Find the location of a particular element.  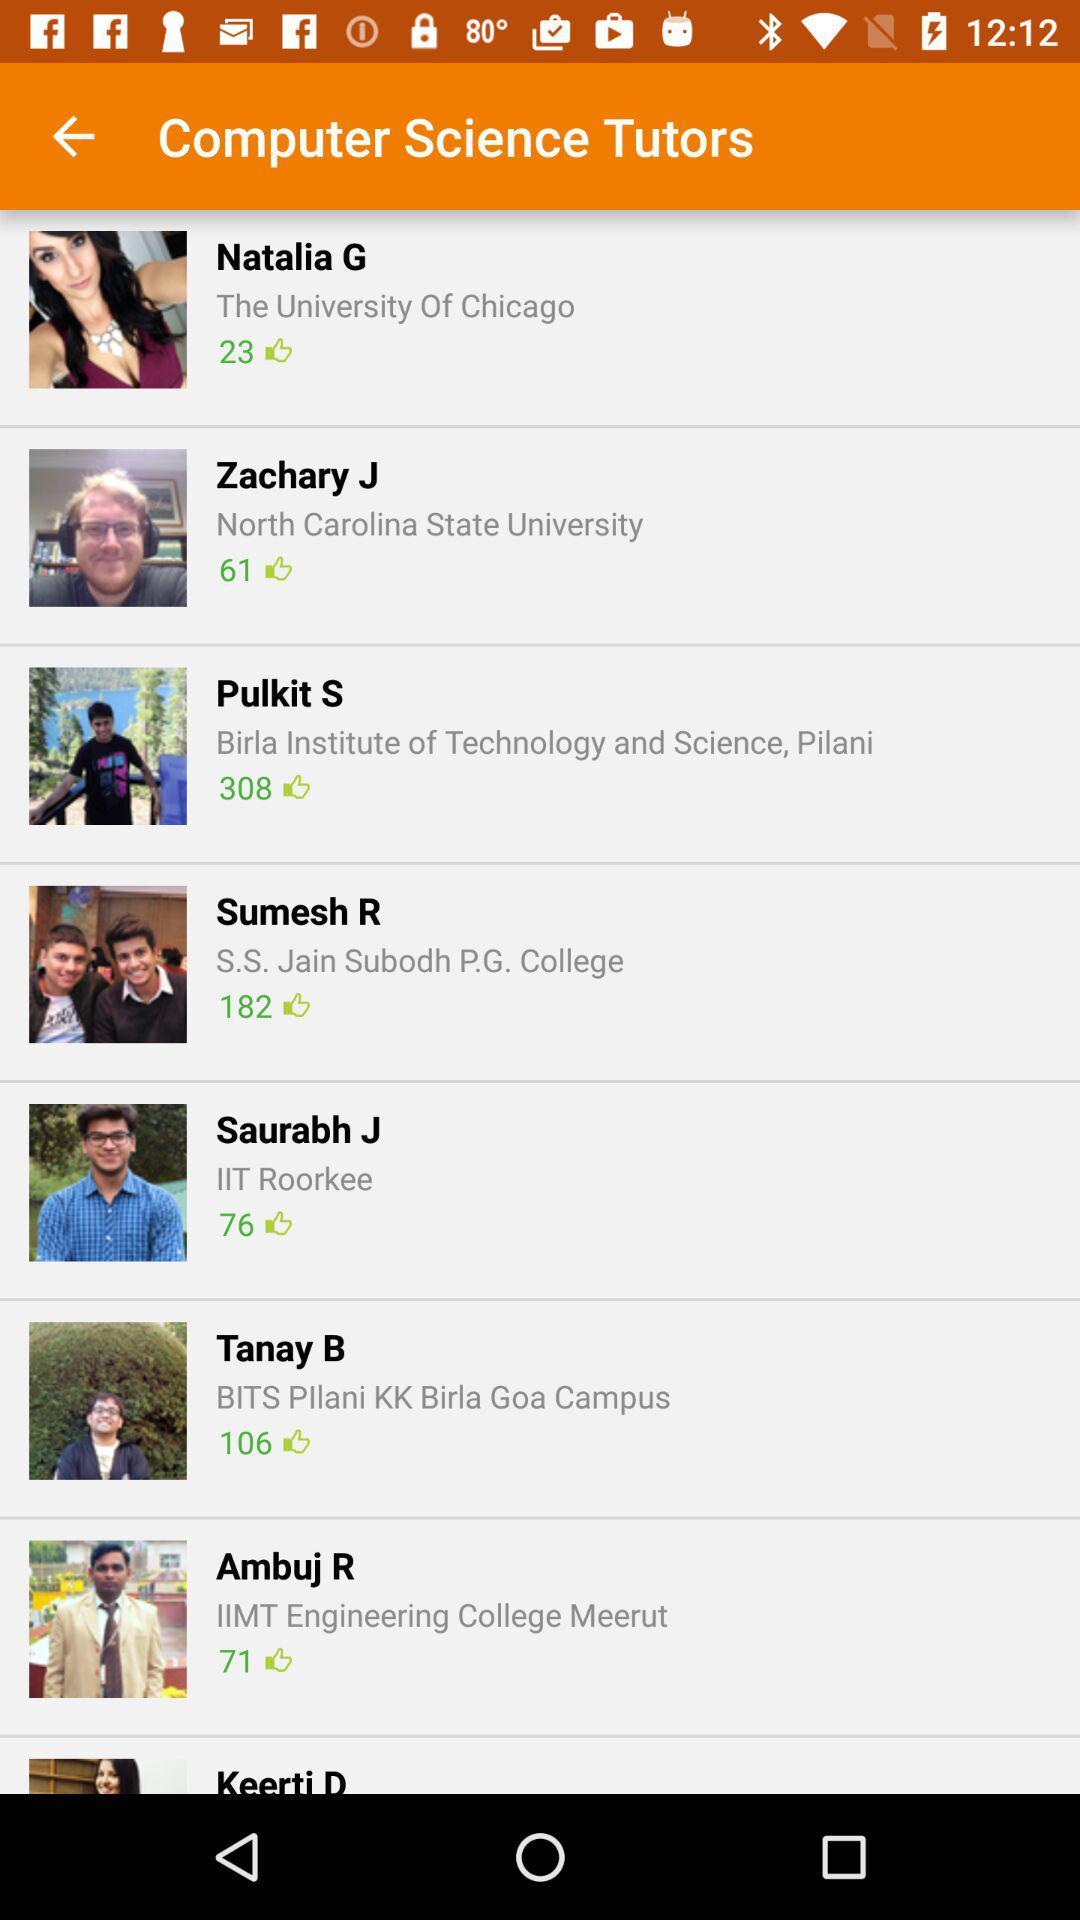

the icon next to the computer science tutors app is located at coordinates (72, 135).